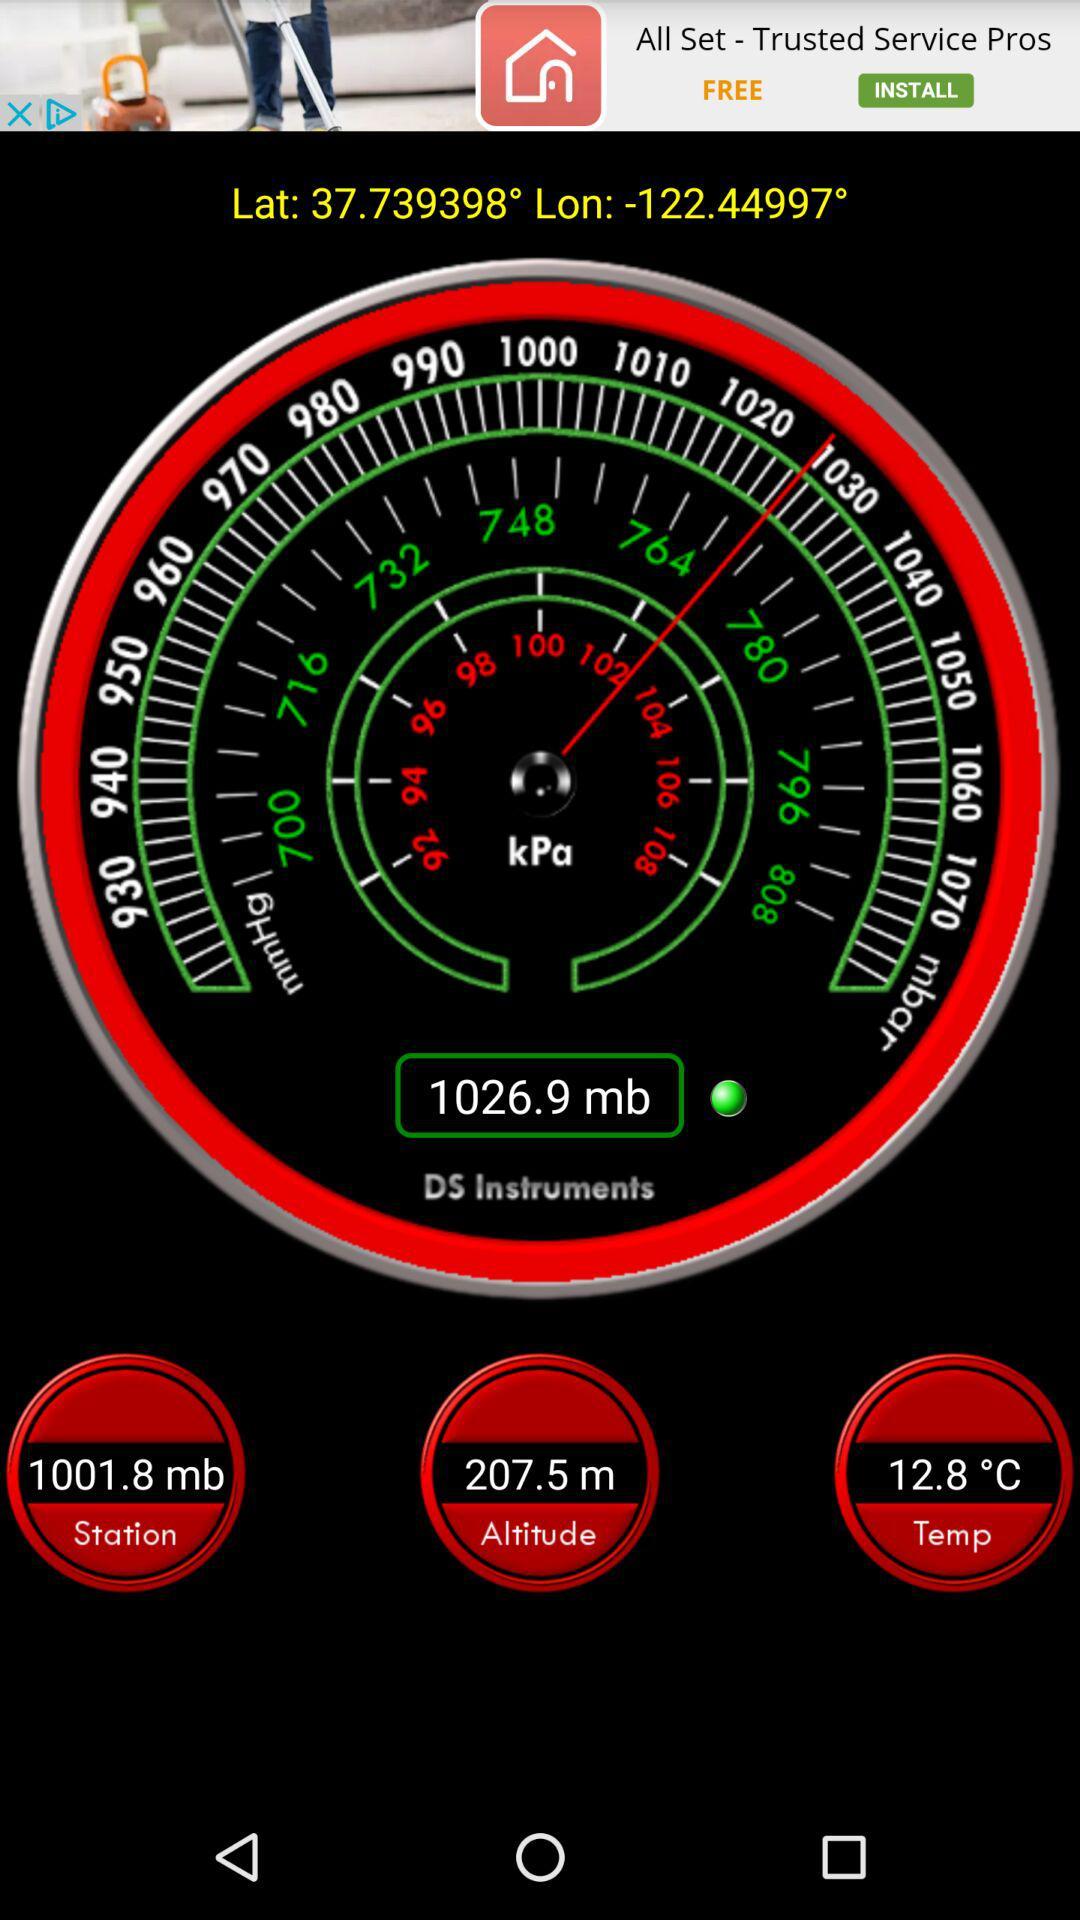  I want to click on click the advertisement, so click(540, 65).